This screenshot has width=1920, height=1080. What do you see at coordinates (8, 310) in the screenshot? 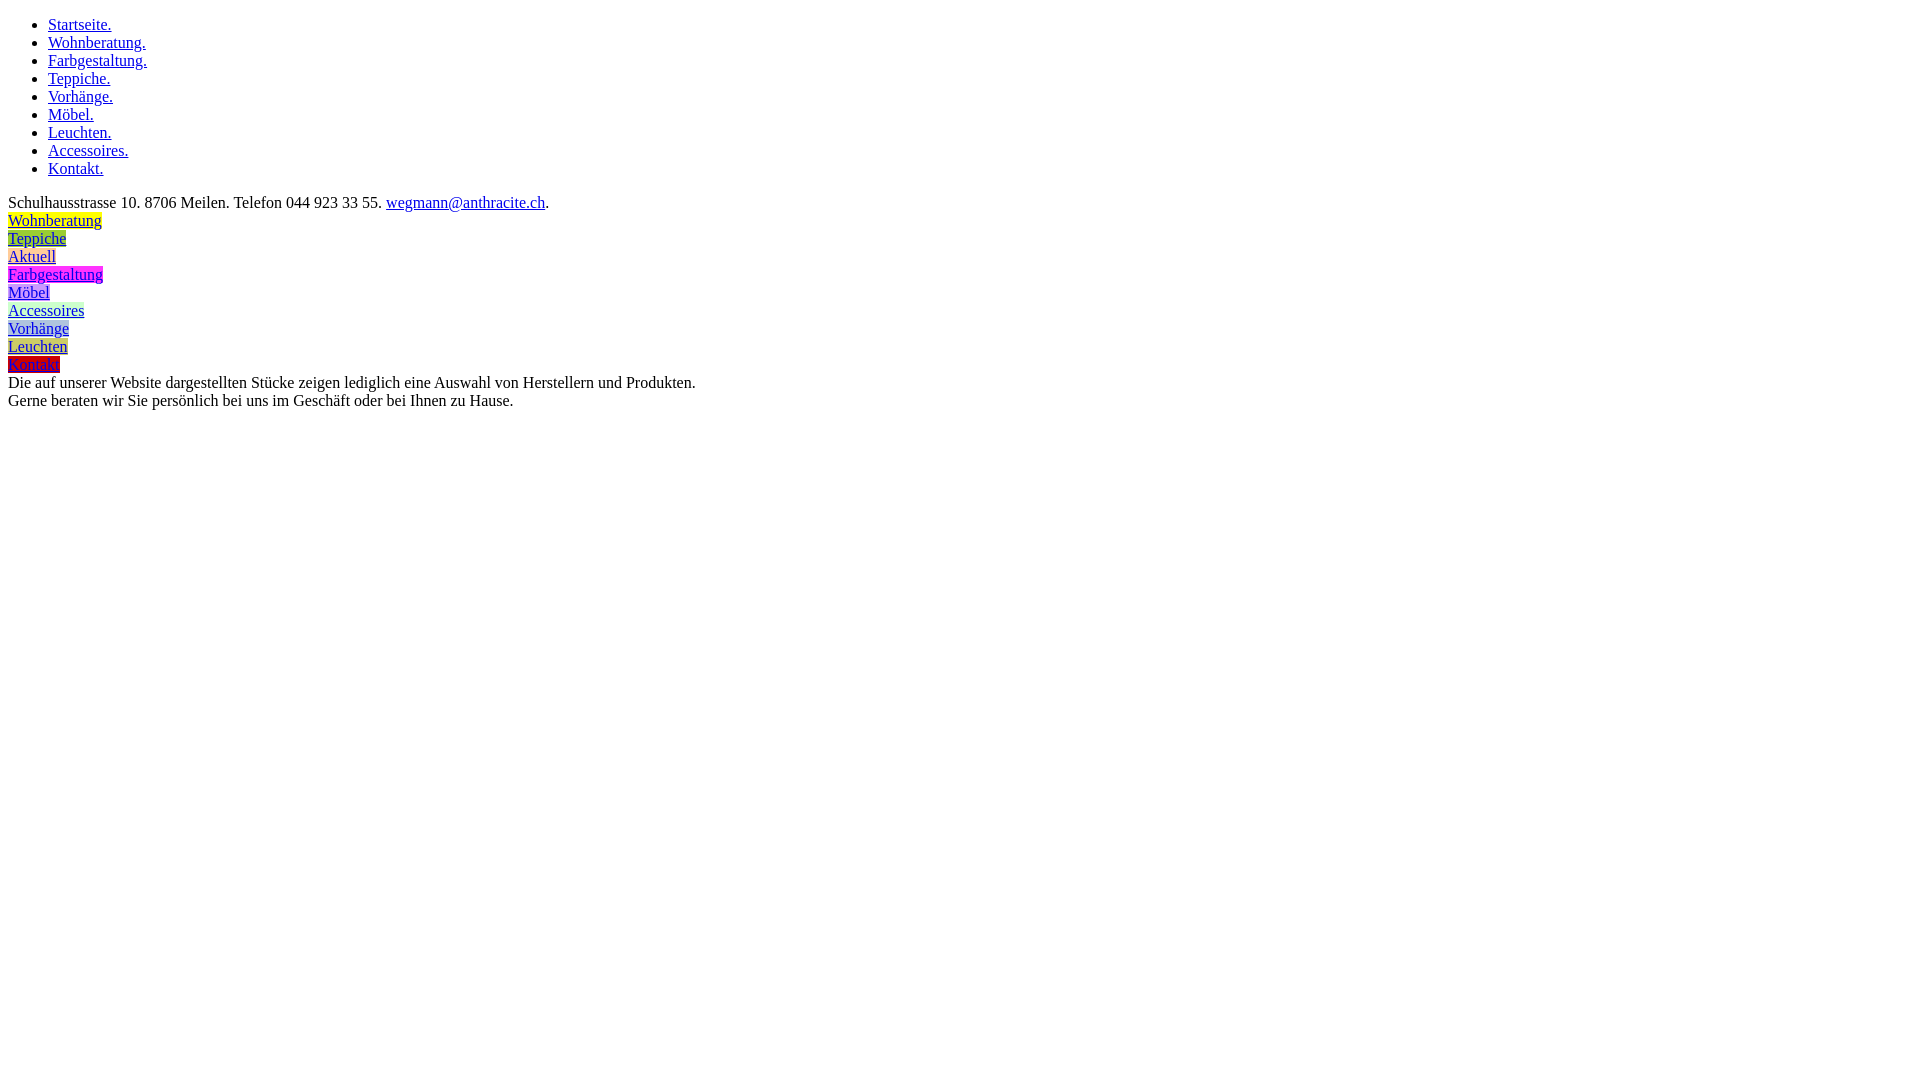
I see `'Accessoires'` at bounding box center [8, 310].